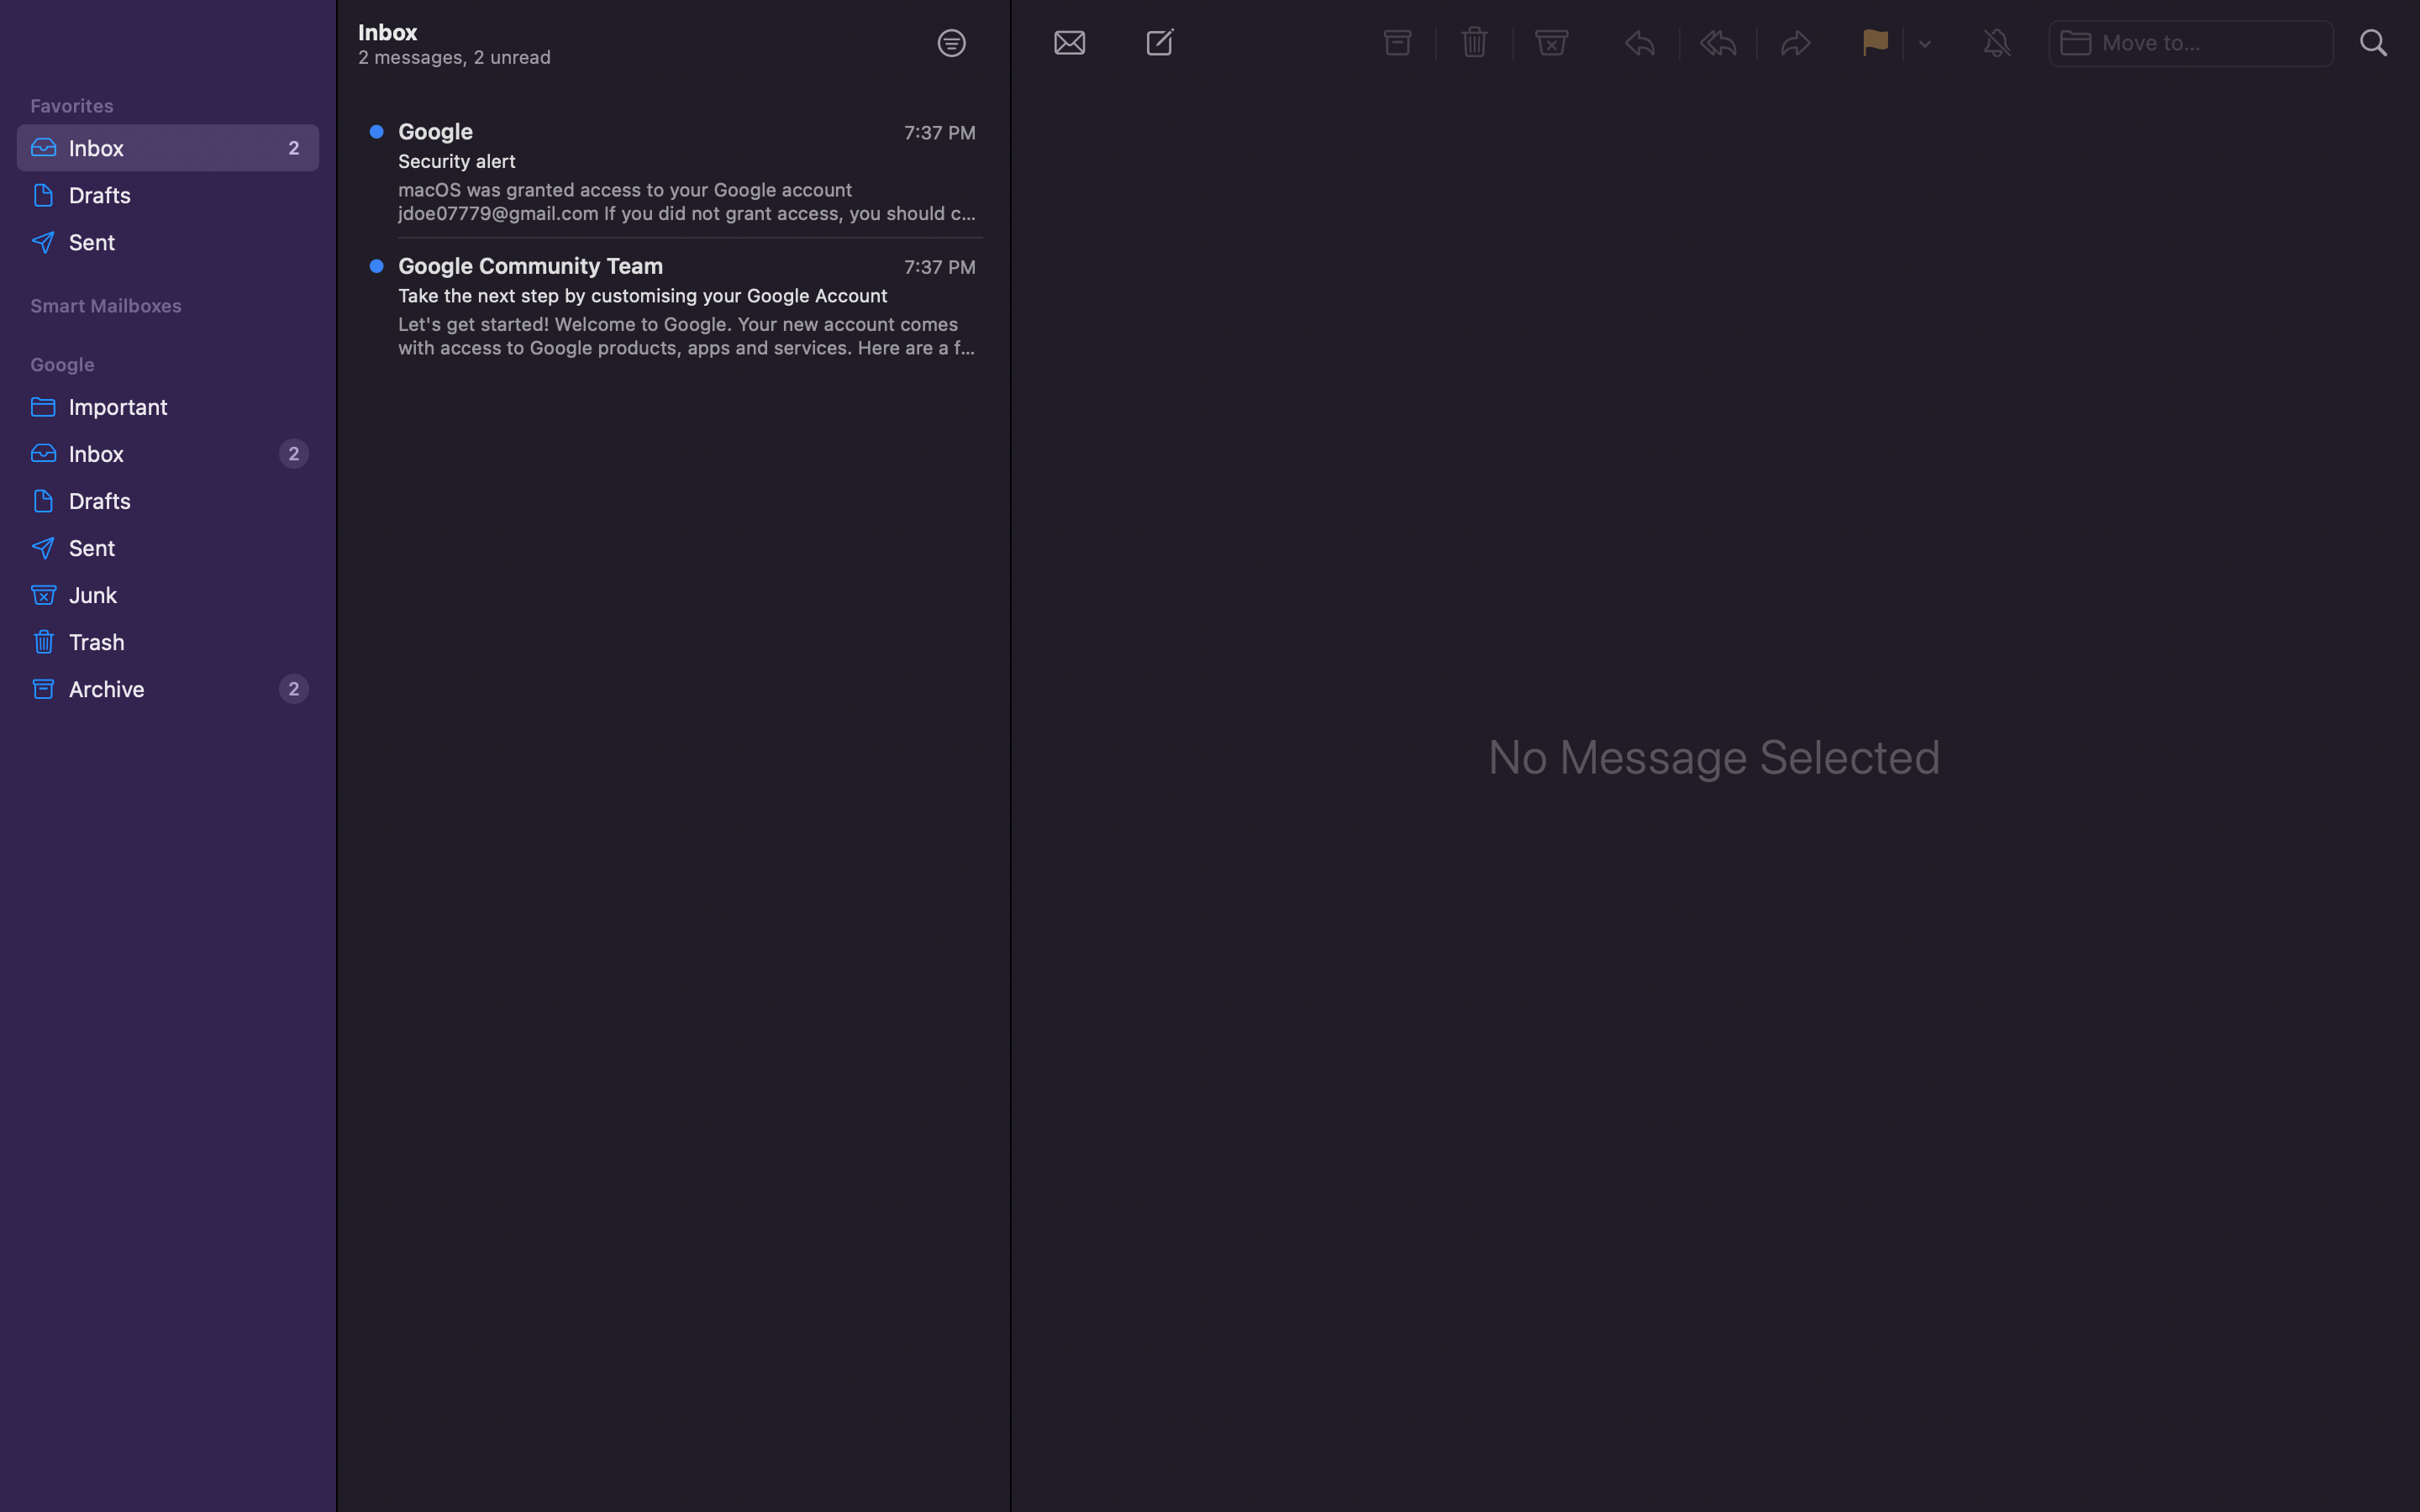 The image size is (2420, 1512). I want to click on Delete the selected message, so click(1476, 41).